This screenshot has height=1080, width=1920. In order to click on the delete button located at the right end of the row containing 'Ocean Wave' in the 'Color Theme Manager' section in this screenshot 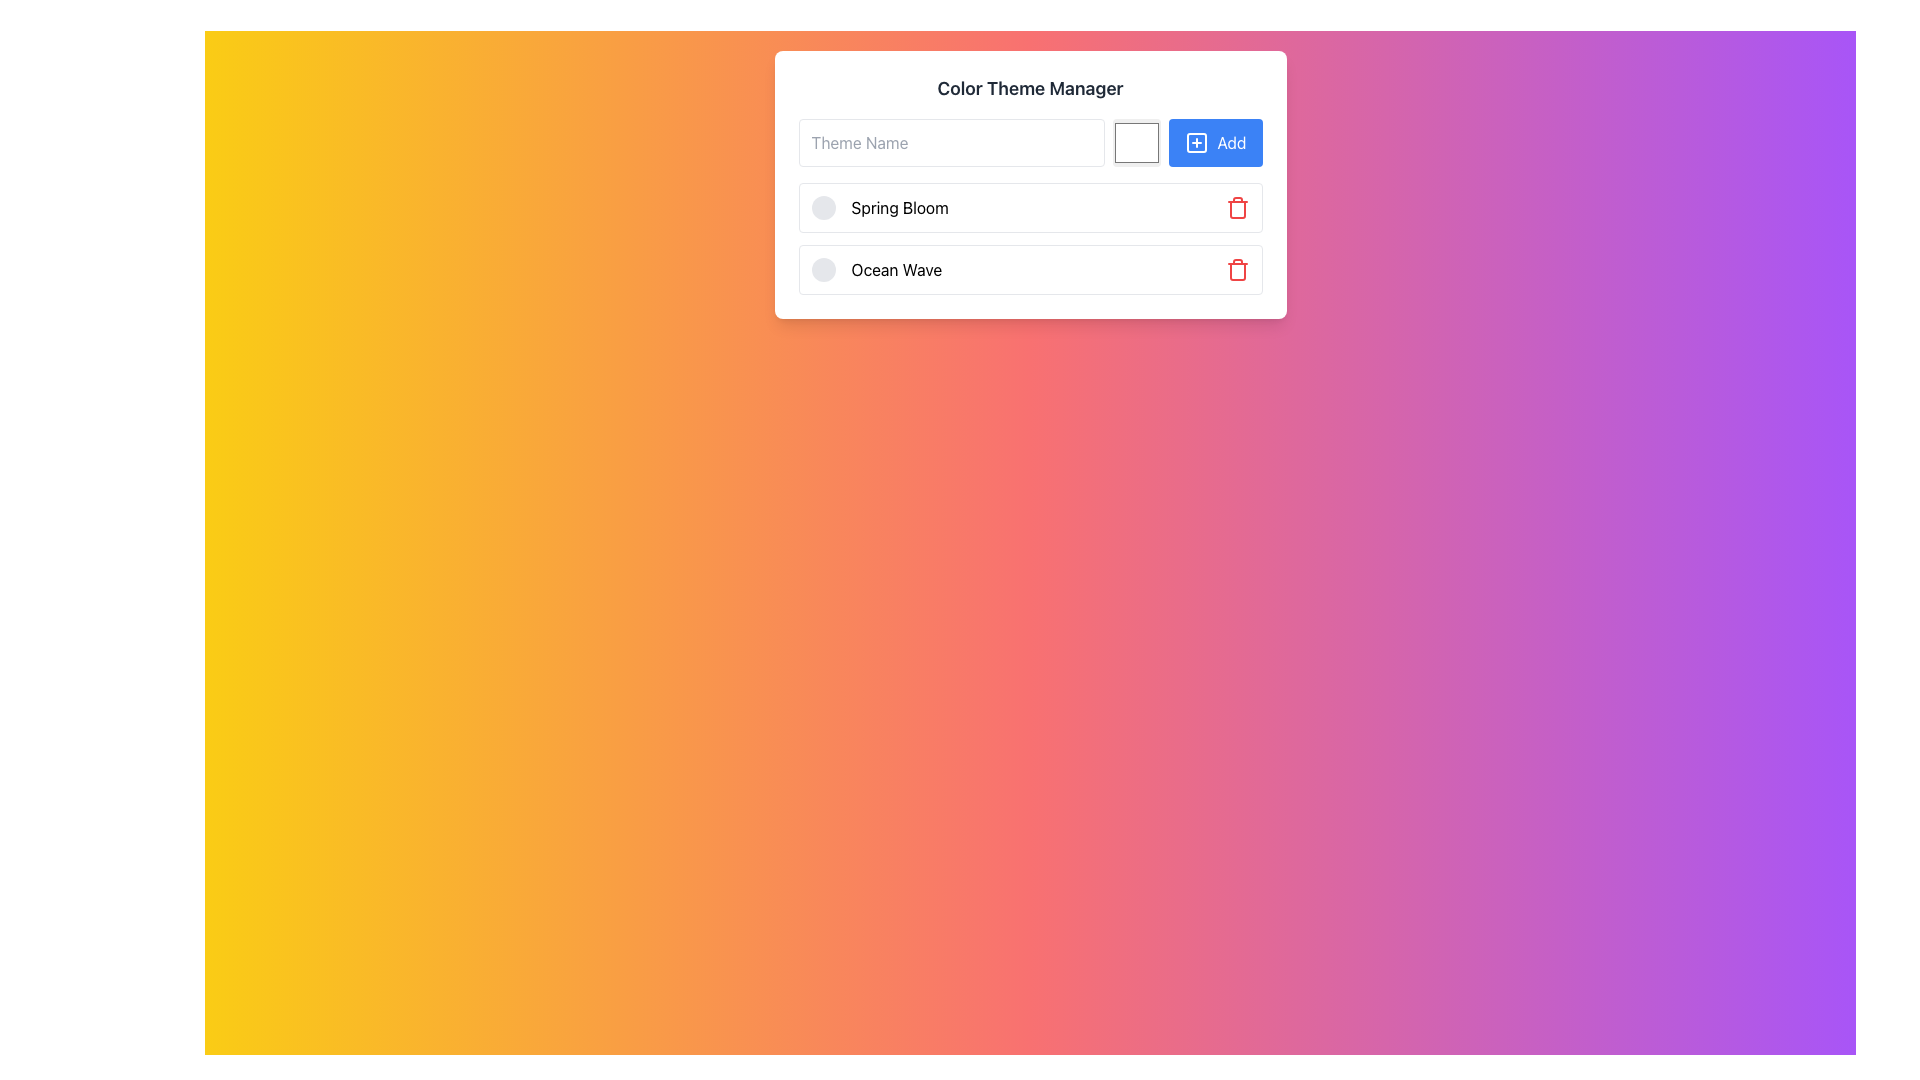, I will do `click(1236, 270)`.